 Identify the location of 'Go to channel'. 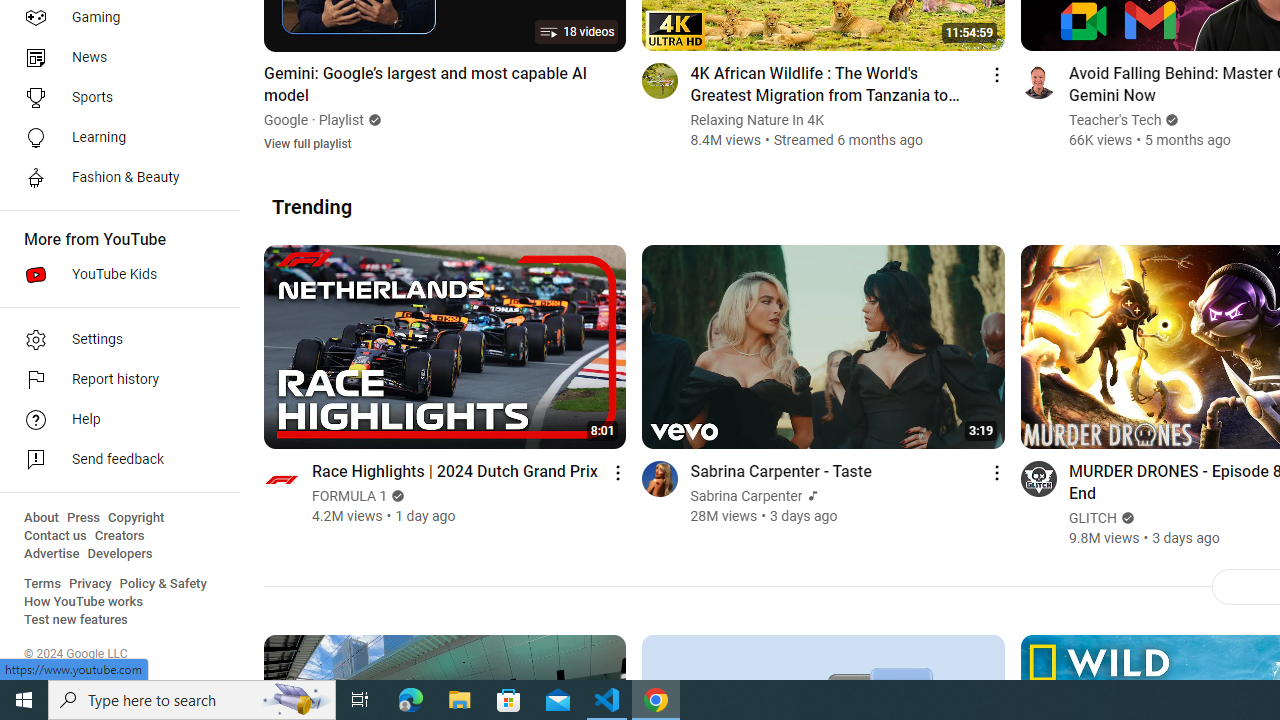
(1038, 478).